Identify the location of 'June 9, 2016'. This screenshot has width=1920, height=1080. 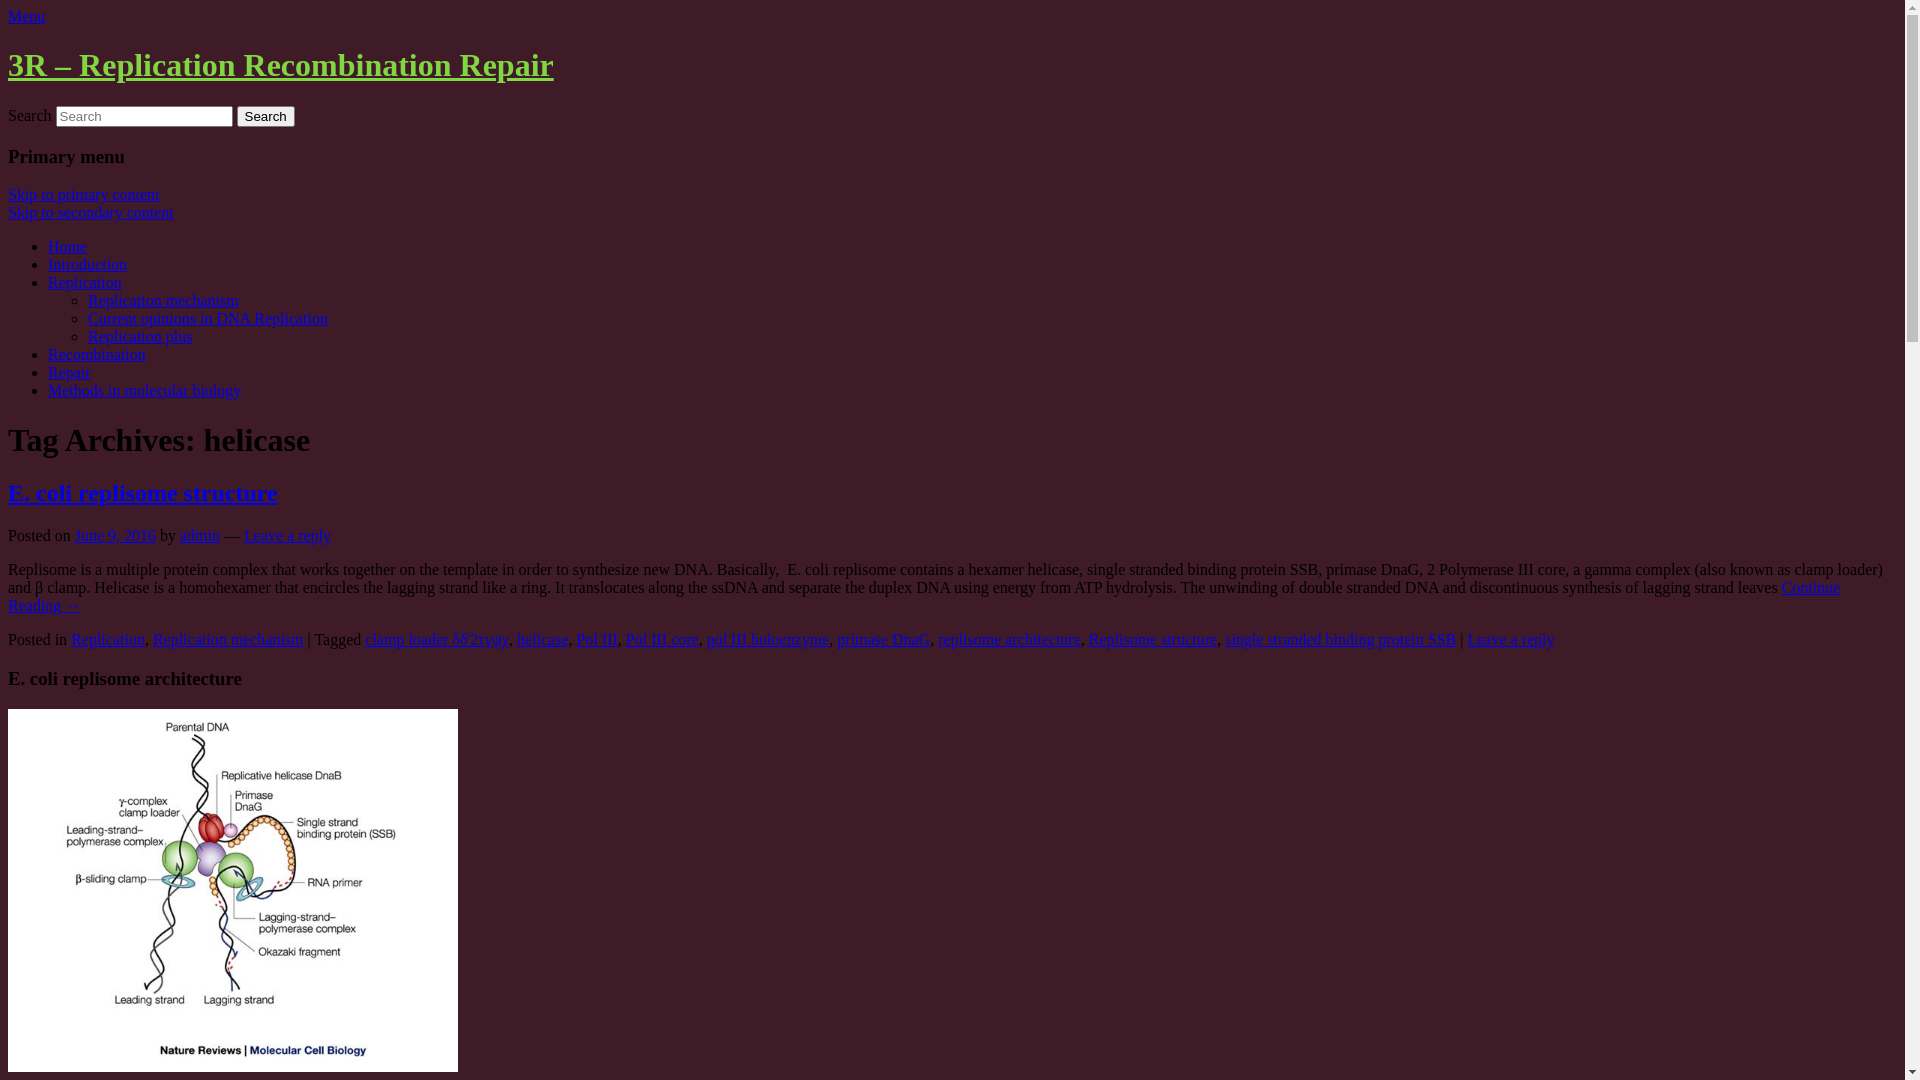
(114, 534).